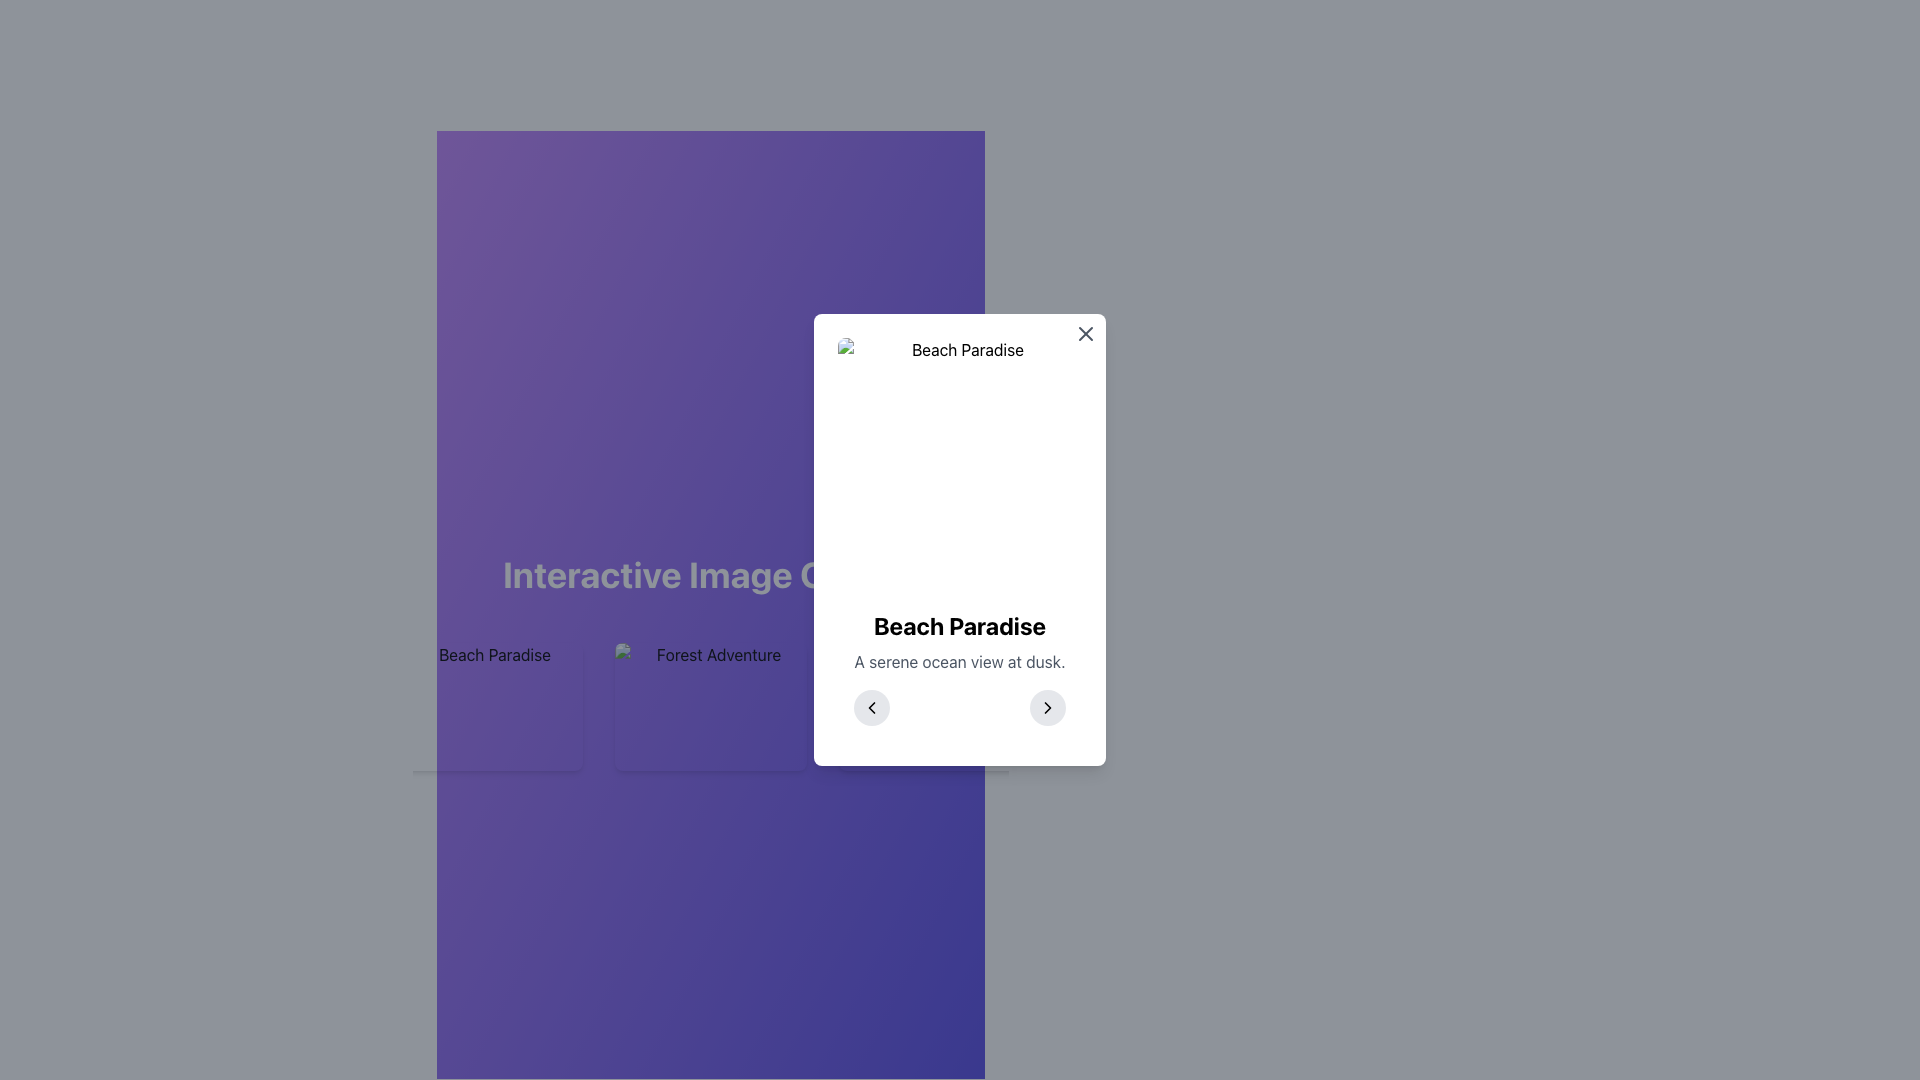  Describe the element at coordinates (872, 707) in the screenshot. I see `the navigation button icon located at the left side of the modal interface, below the 'Beach Paradise' title and description` at that location.